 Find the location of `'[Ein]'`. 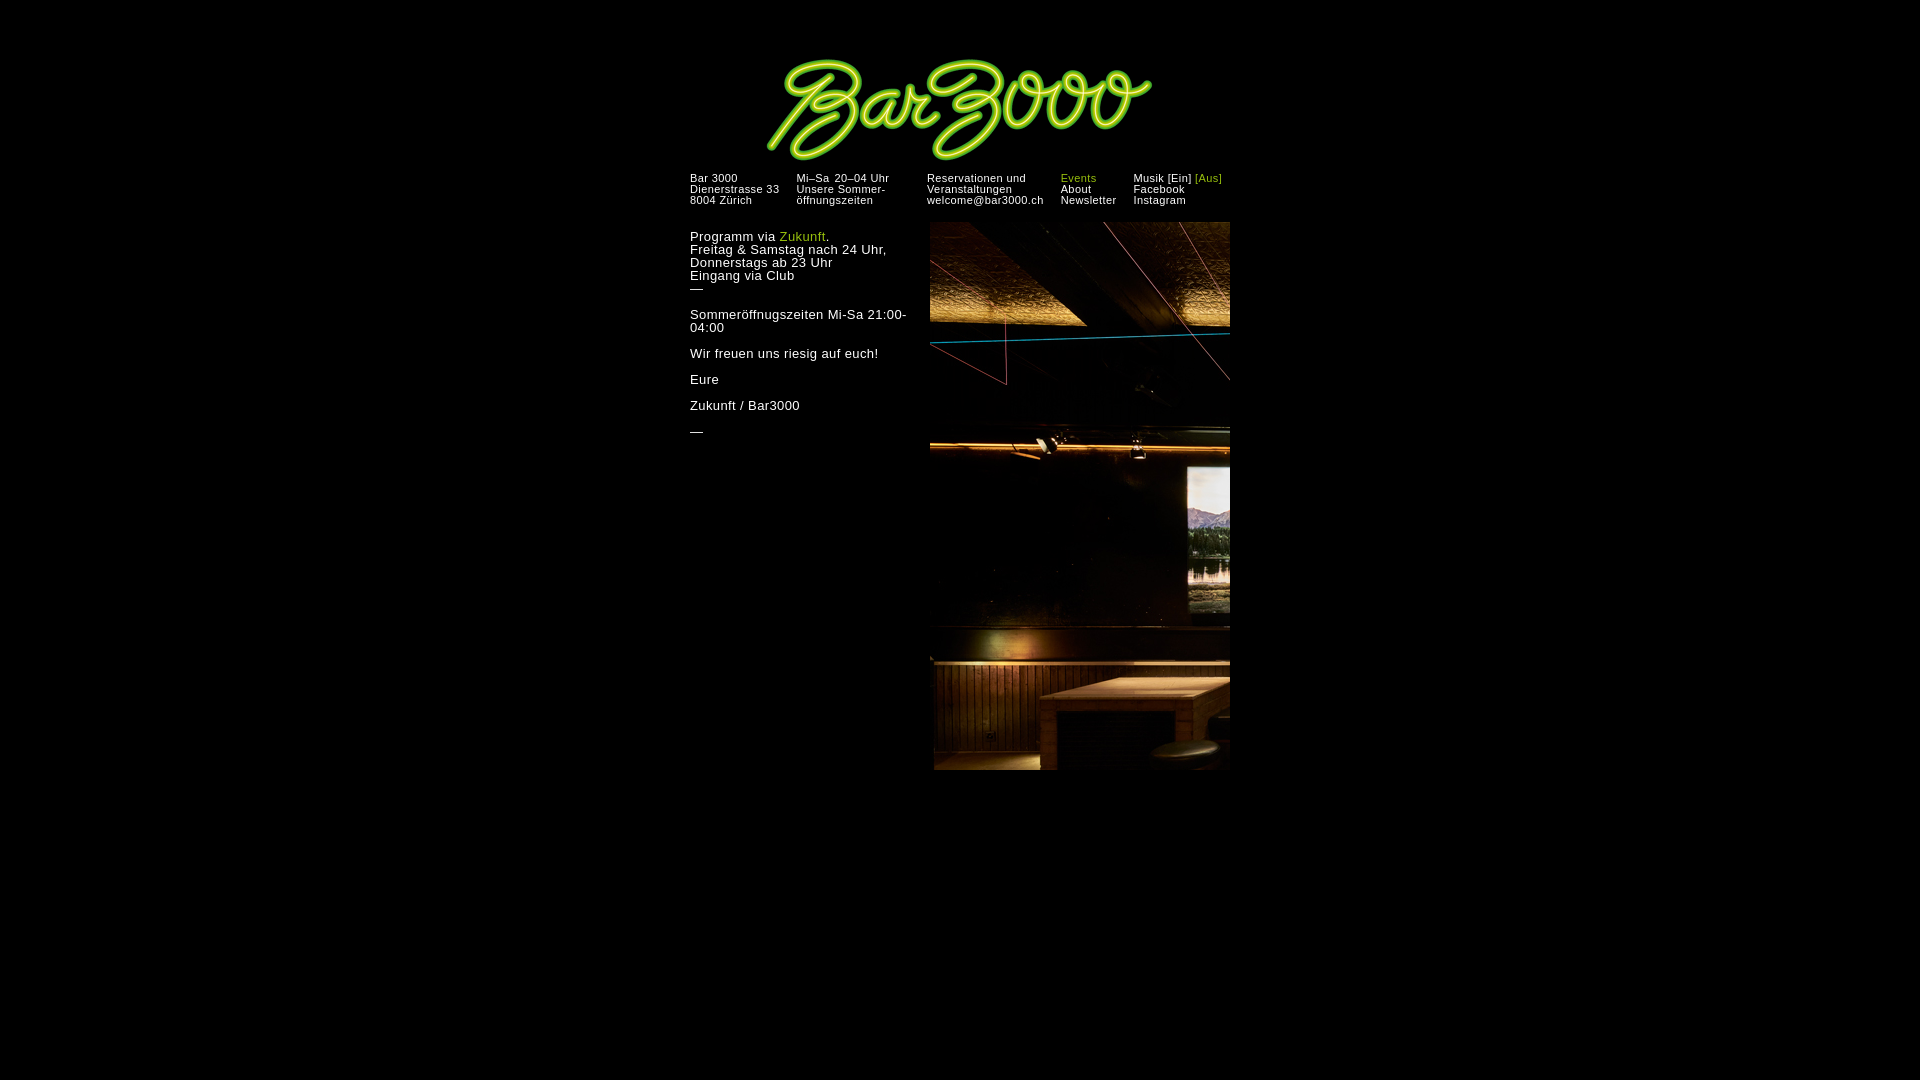

'[Ein]' is located at coordinates (1167, 176).